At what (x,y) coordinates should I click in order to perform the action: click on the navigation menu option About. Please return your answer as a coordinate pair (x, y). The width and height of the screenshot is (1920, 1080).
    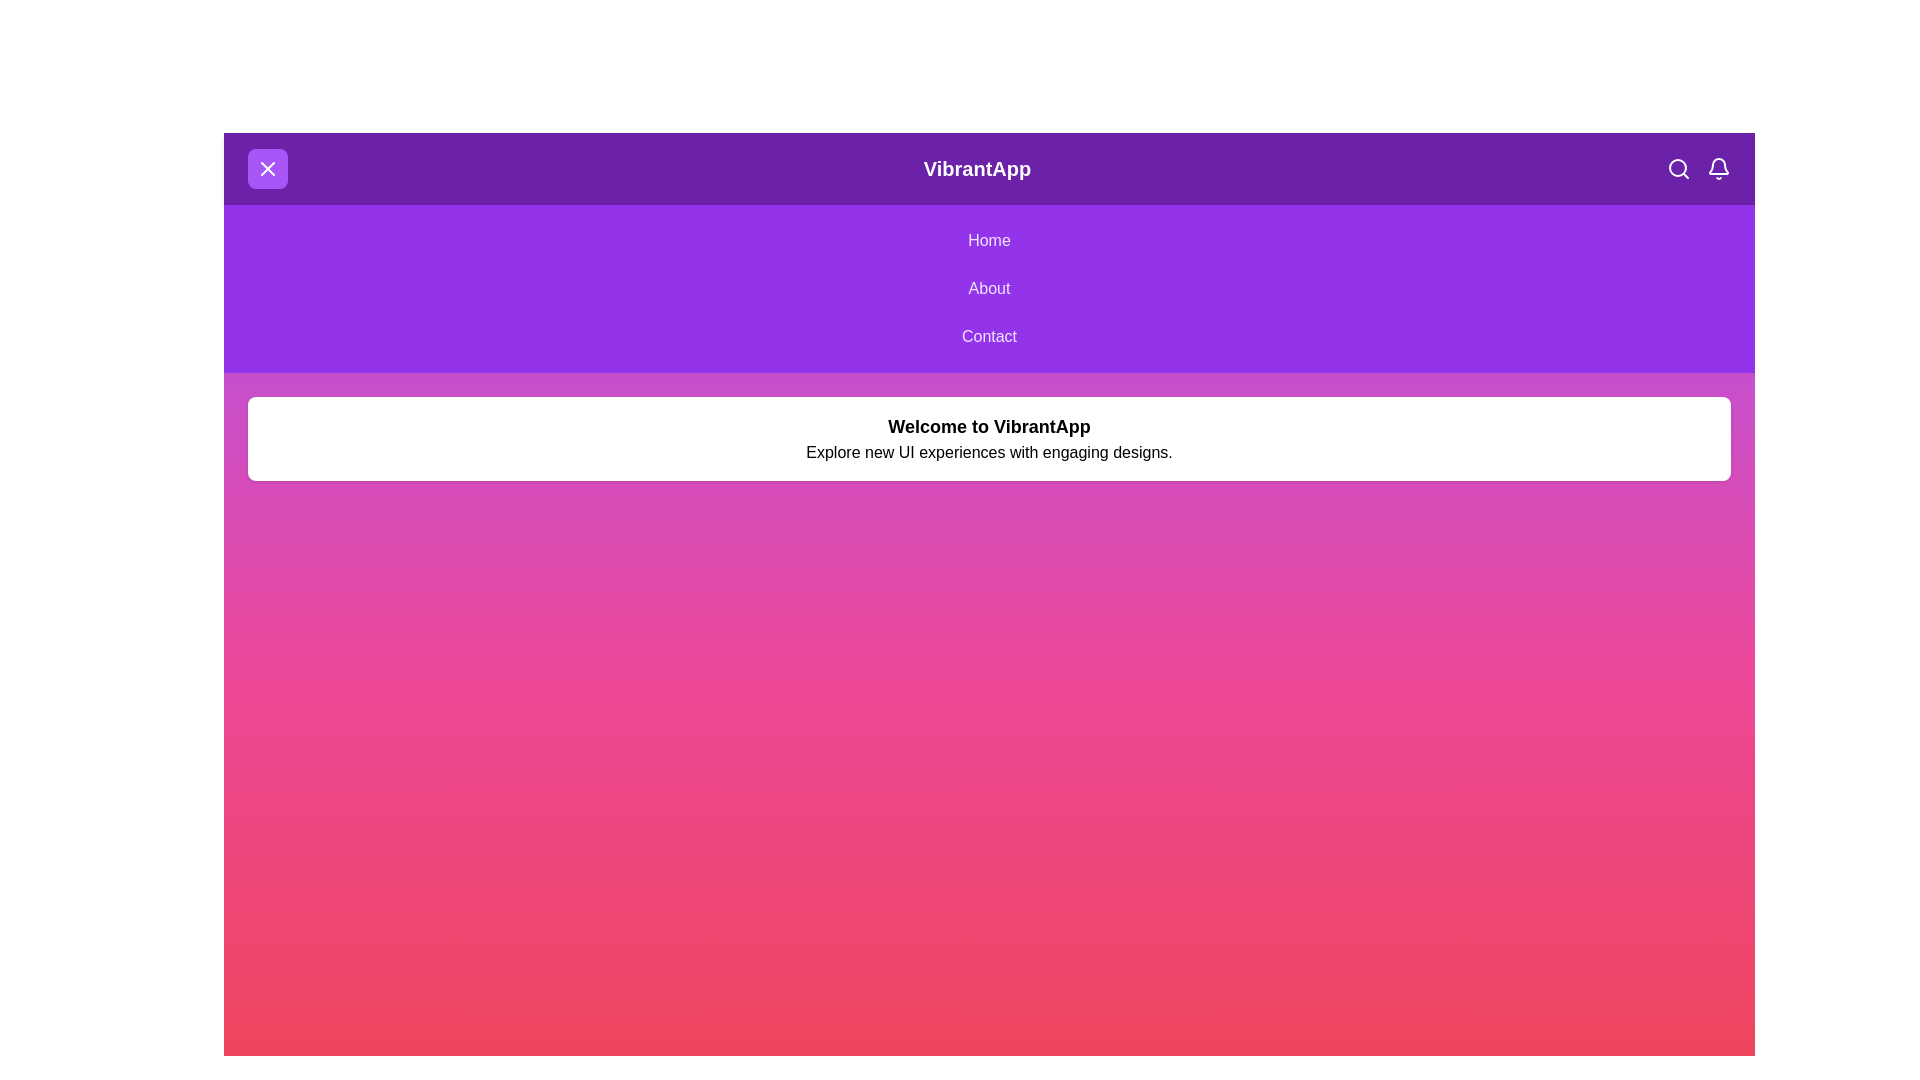
    Looking at the image, I should click on (989, 289).